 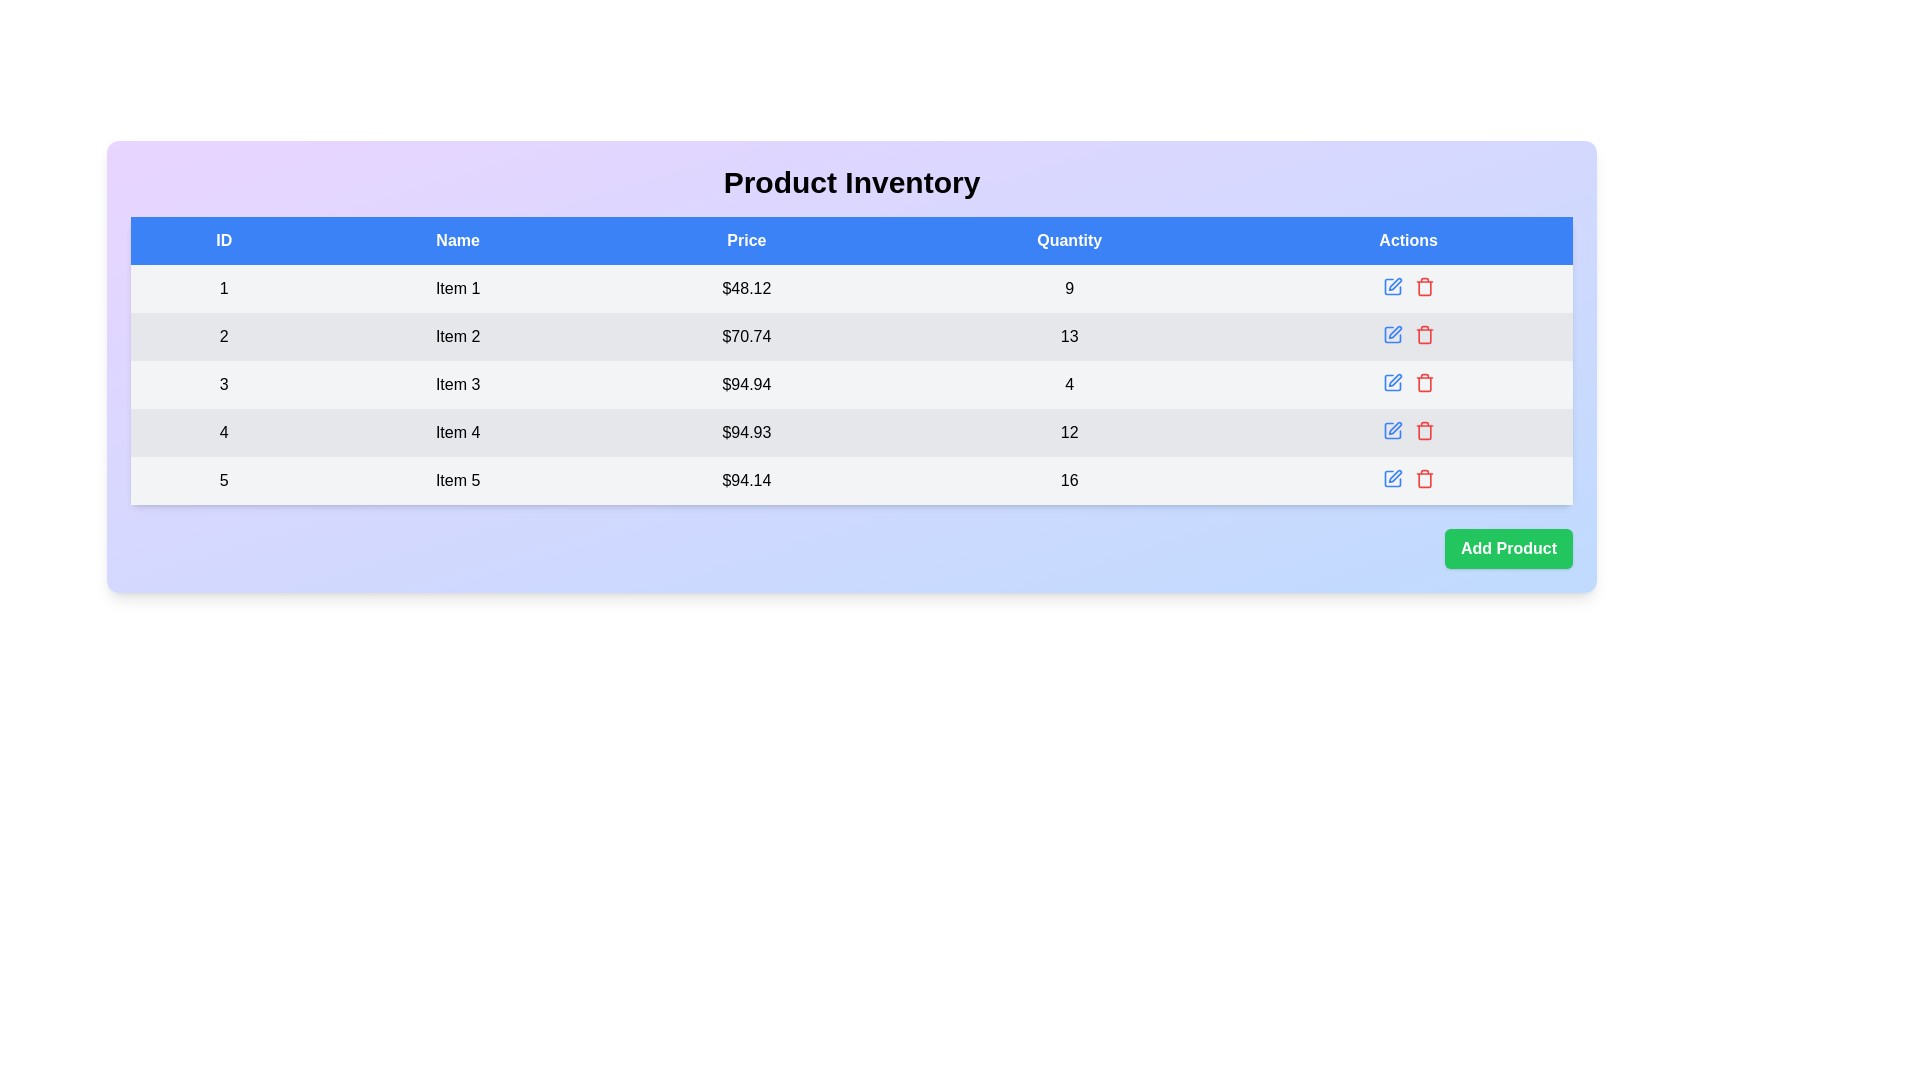 I want to click on the static text element displaying the numeral '5' in a bold black font, which is located in the leftmost column of the last row in a grid-like table, so click(x=224, y=481).